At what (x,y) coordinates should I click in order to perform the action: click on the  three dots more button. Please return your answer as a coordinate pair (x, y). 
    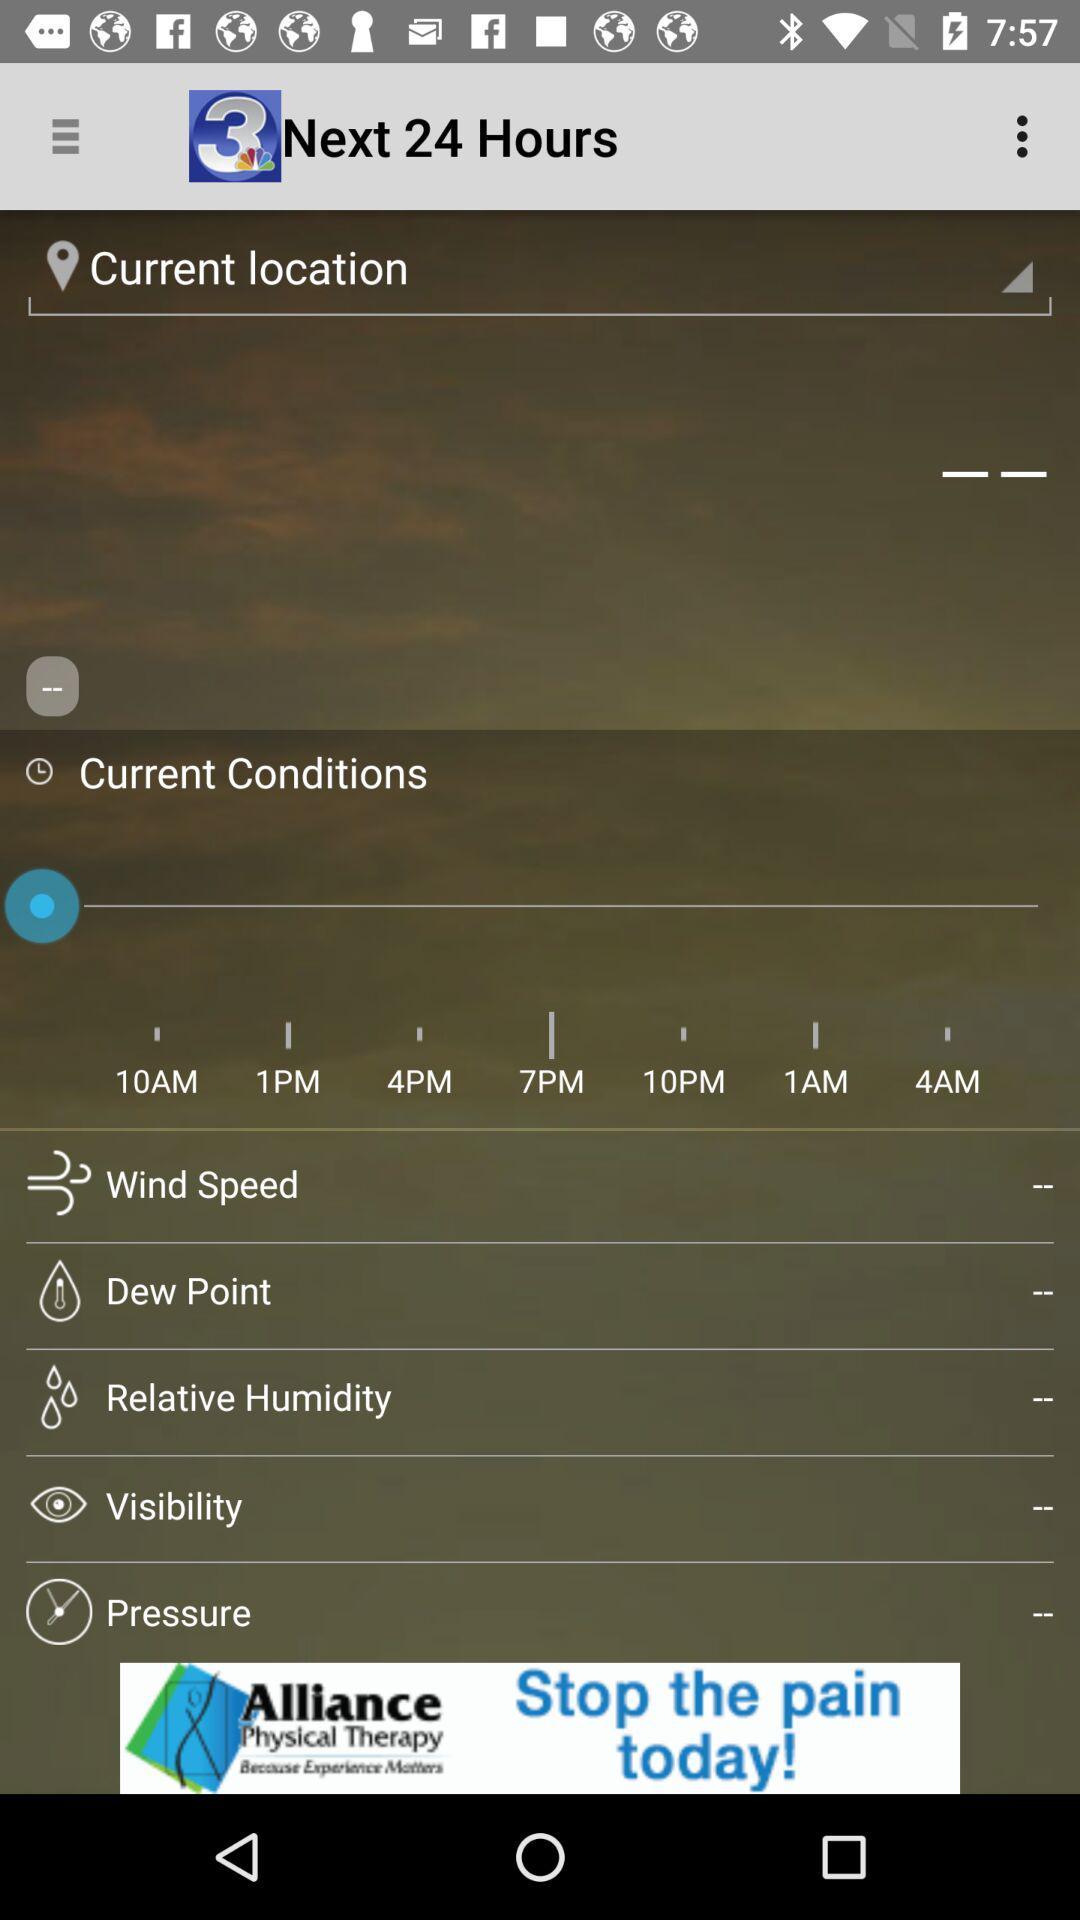
    Looking at the image, I should click on (1027, 136).